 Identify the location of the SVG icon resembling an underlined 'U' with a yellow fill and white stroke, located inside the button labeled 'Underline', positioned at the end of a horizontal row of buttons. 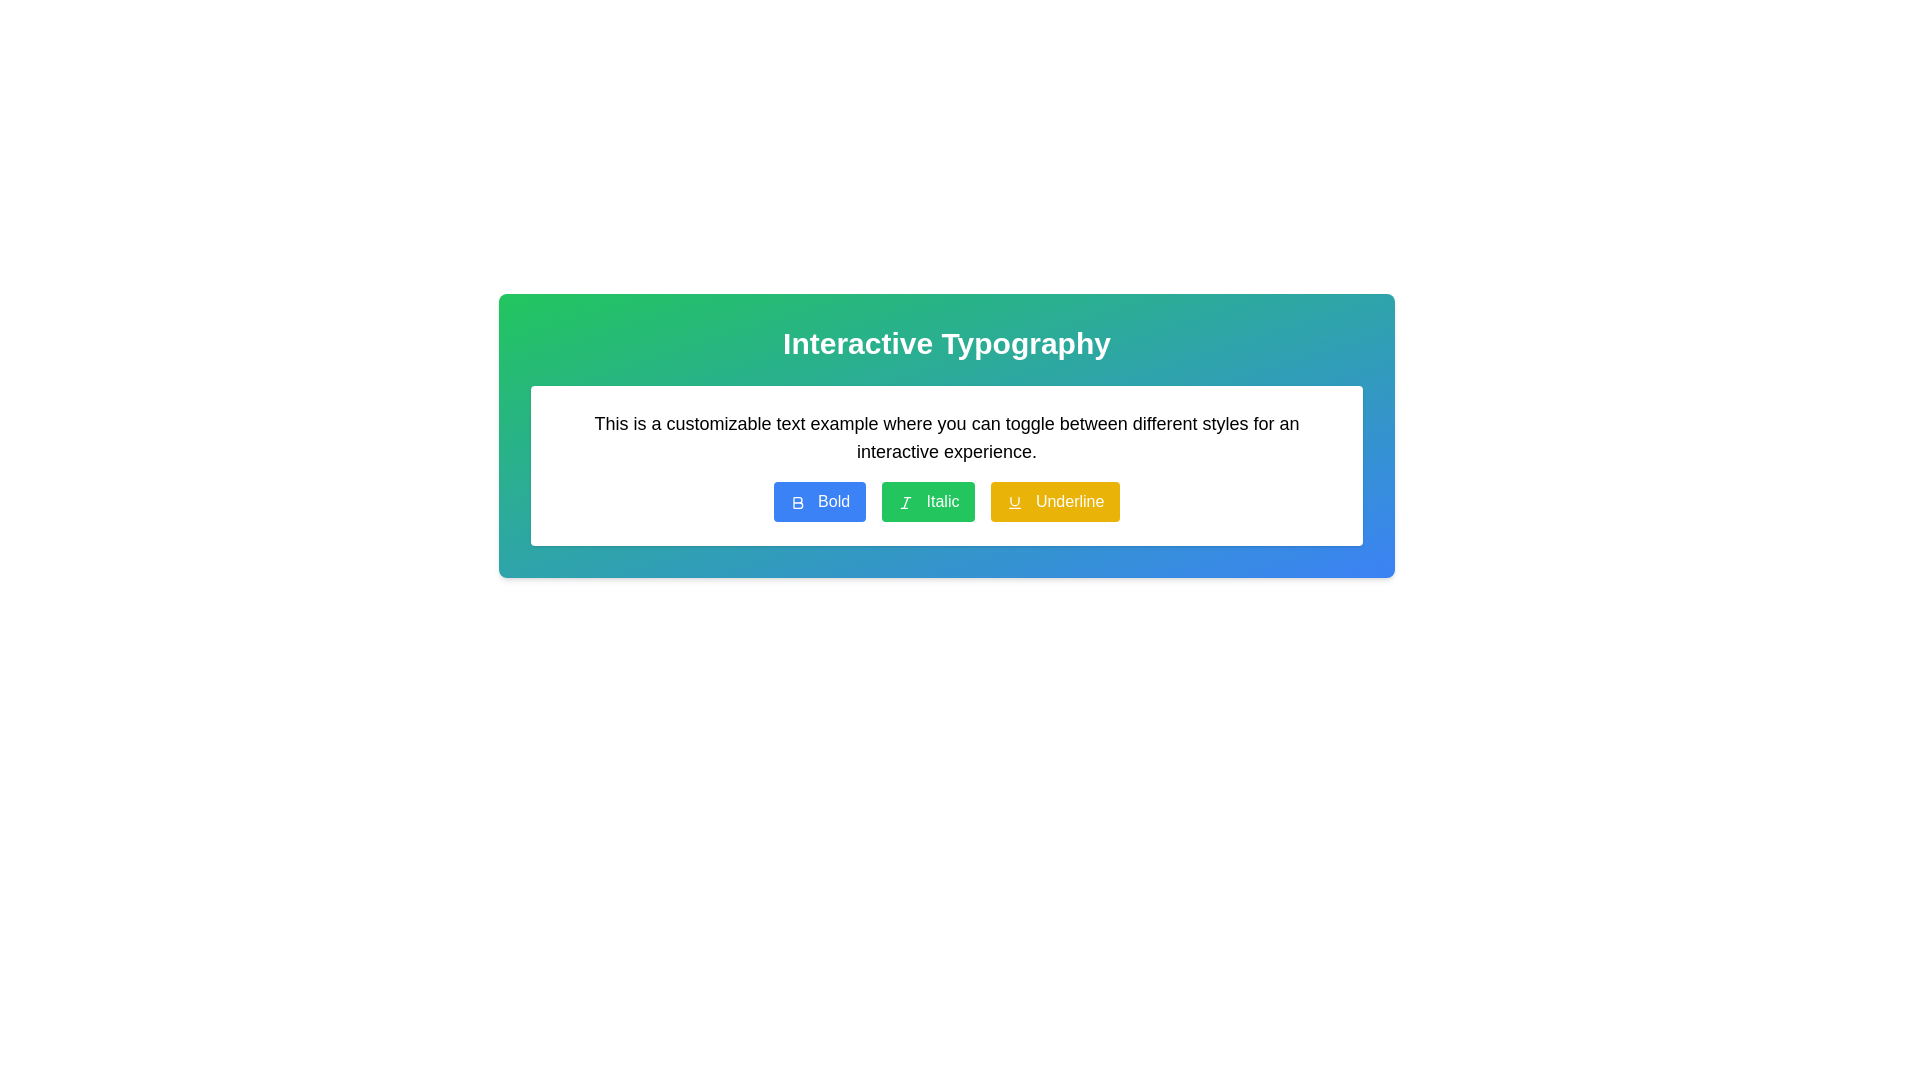
(1015, 501).